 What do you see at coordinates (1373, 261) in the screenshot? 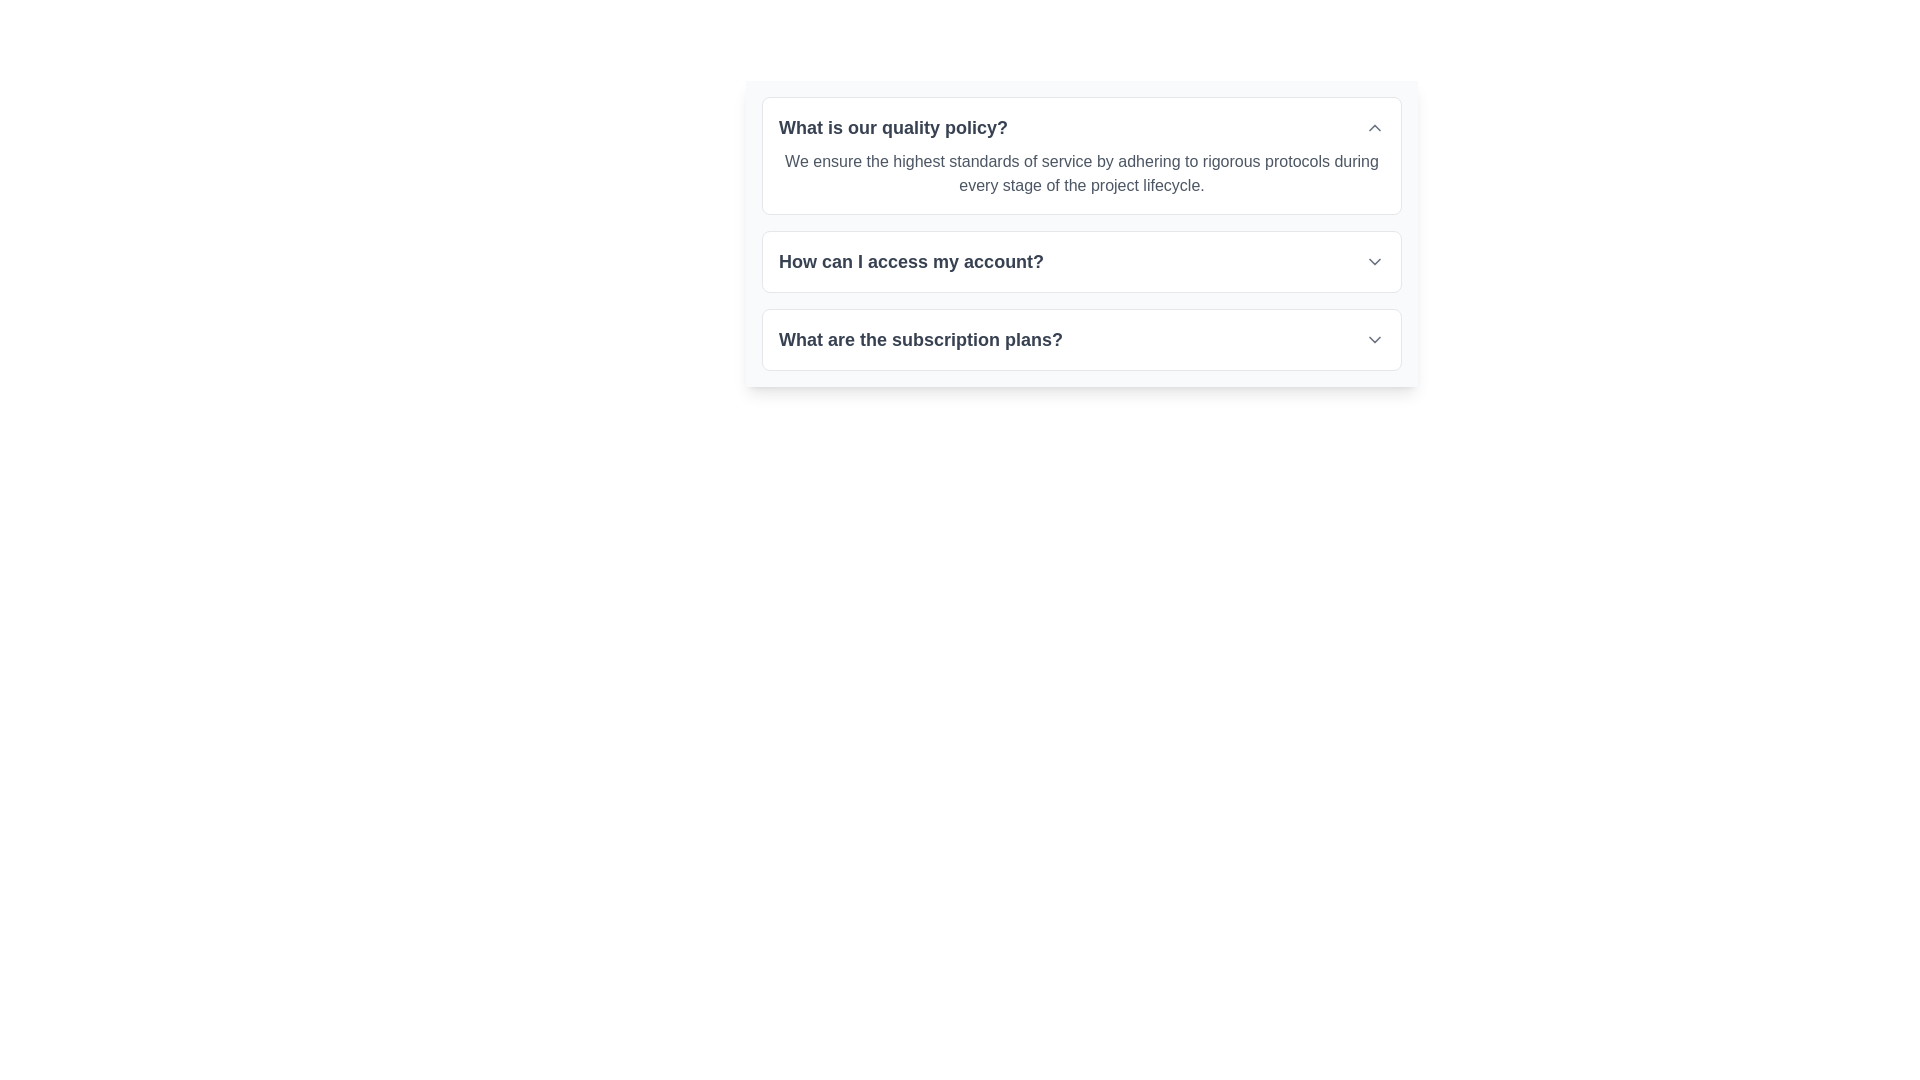
I see `the Dropdown toggle indicator icon located at the far-right end of the question 'How can I access my account?'` at bounding box center [1373, 261].